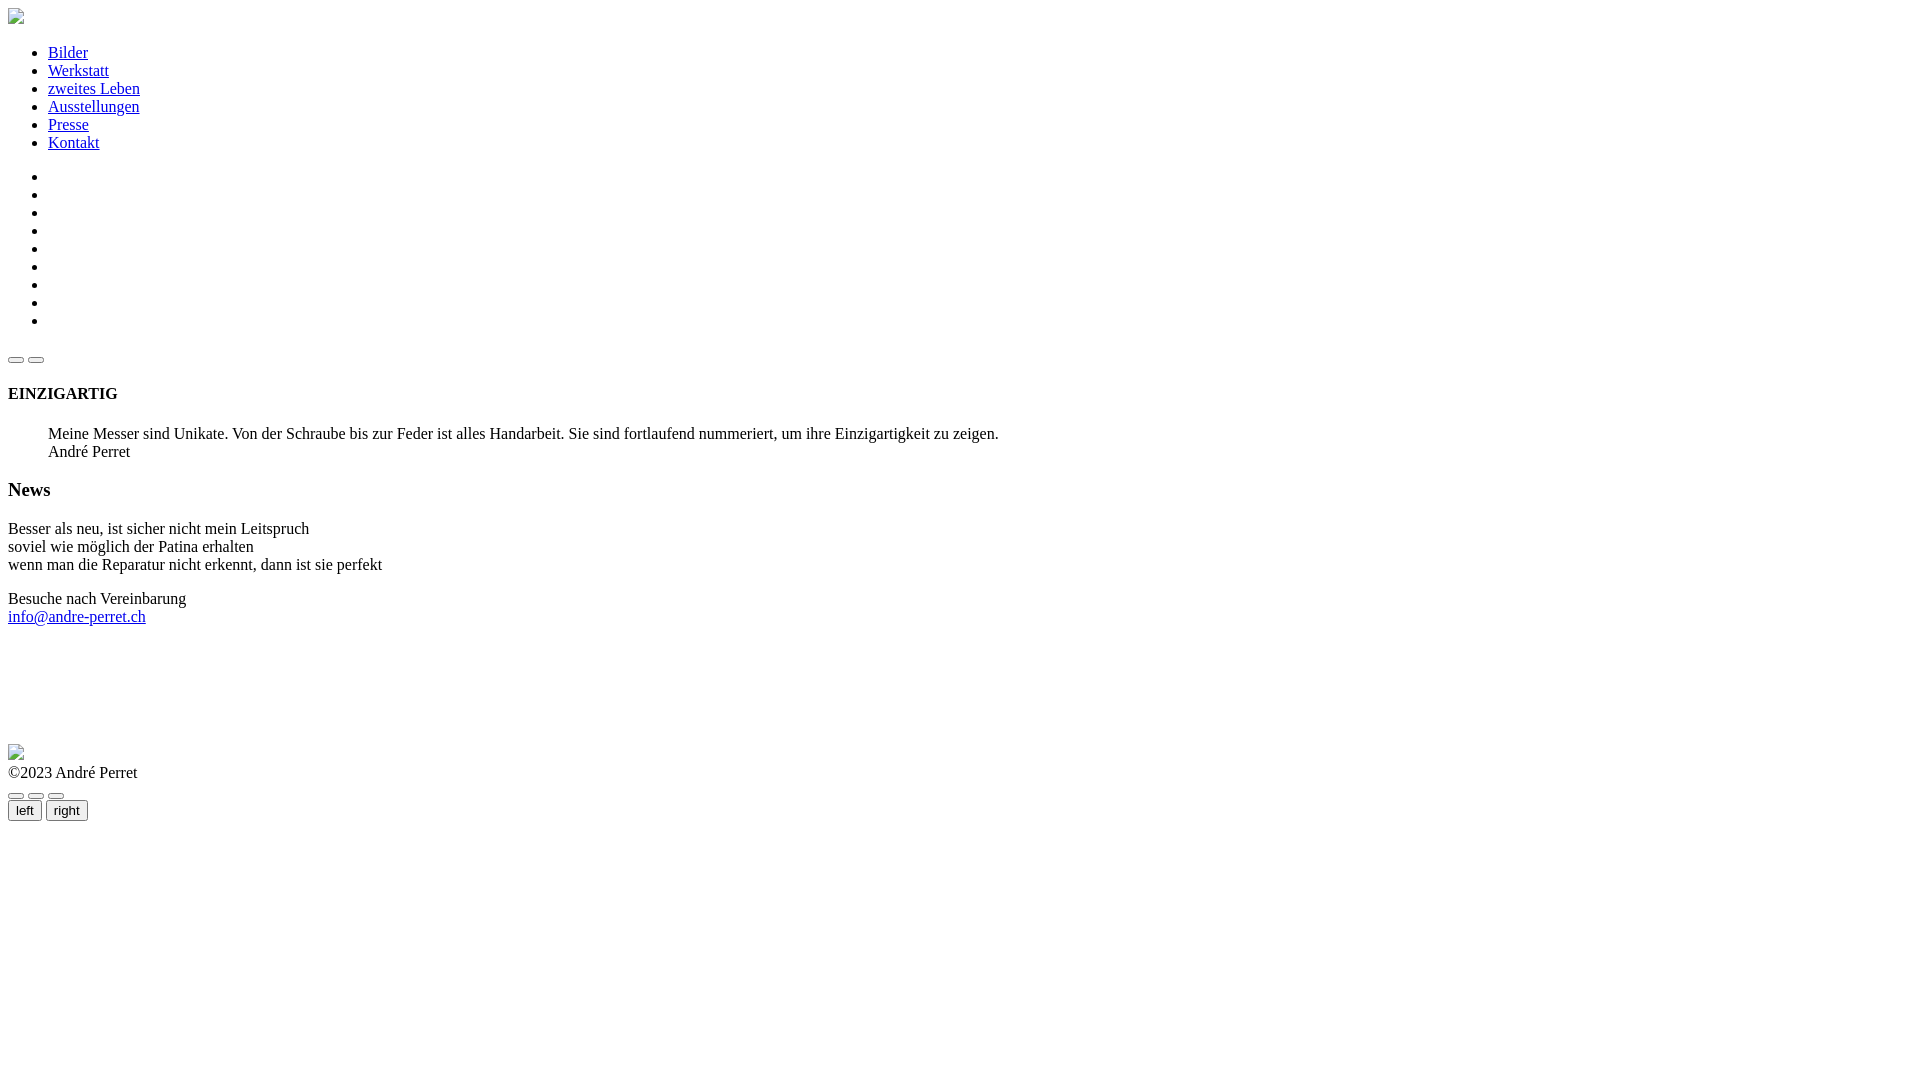 The image size is (1920, 1080). I want to click on 'Bilder', so click(67, 51).